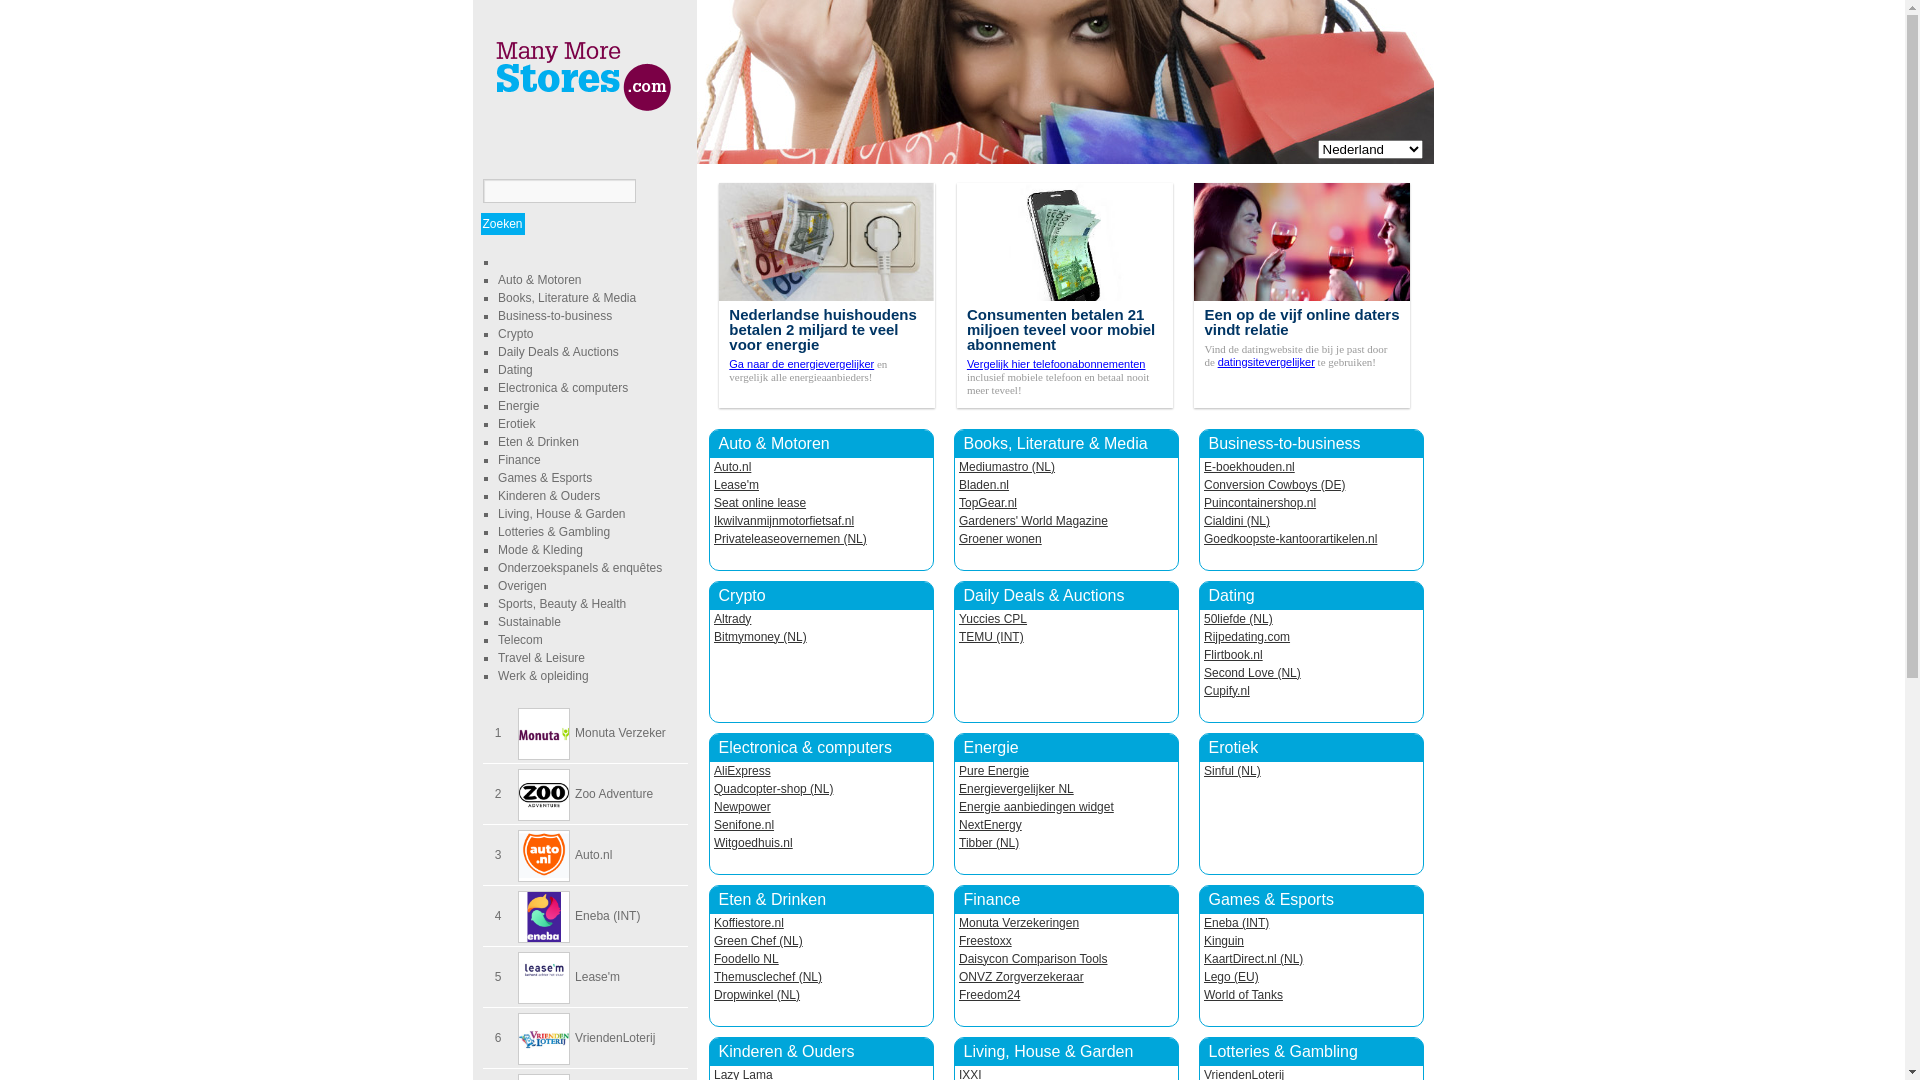 The height and width of the screenshot is (1080, 1920). I want to click on 'World of Tanks', so click(1242, 995).